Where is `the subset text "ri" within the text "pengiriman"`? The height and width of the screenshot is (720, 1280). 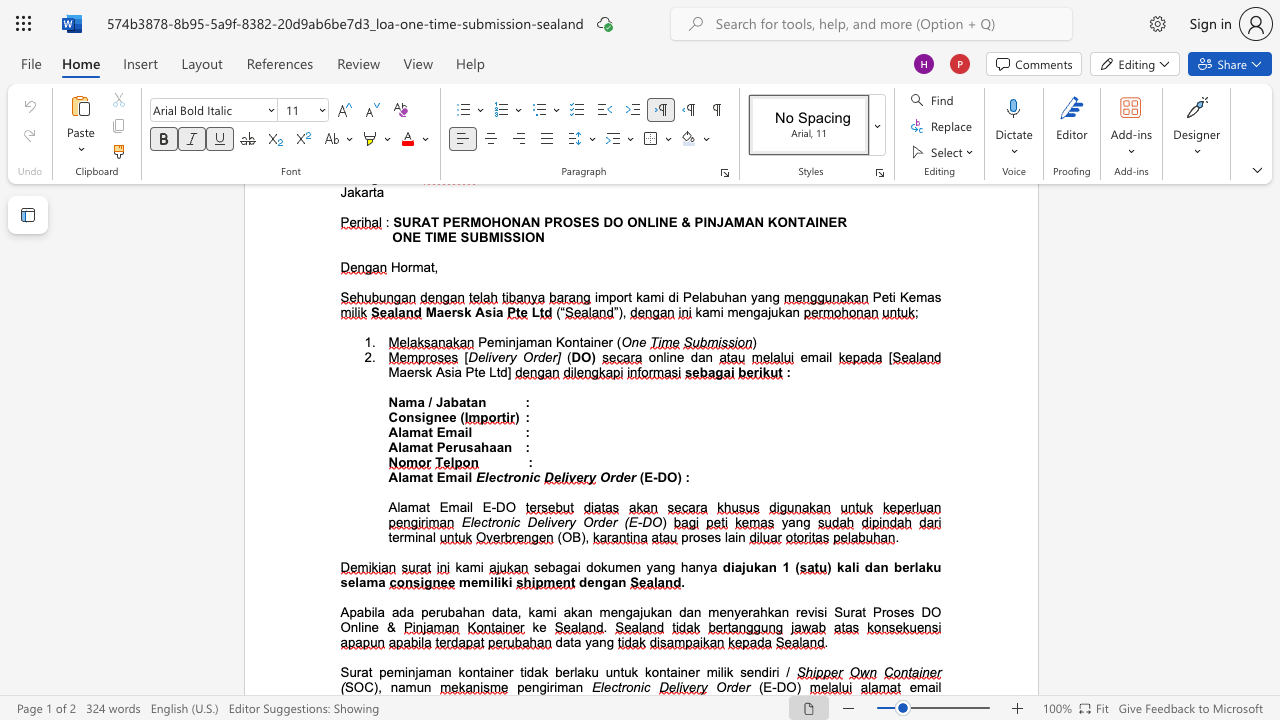
the subset text "ri" within the text "pengiriman" is located at coordinates (549, 686).